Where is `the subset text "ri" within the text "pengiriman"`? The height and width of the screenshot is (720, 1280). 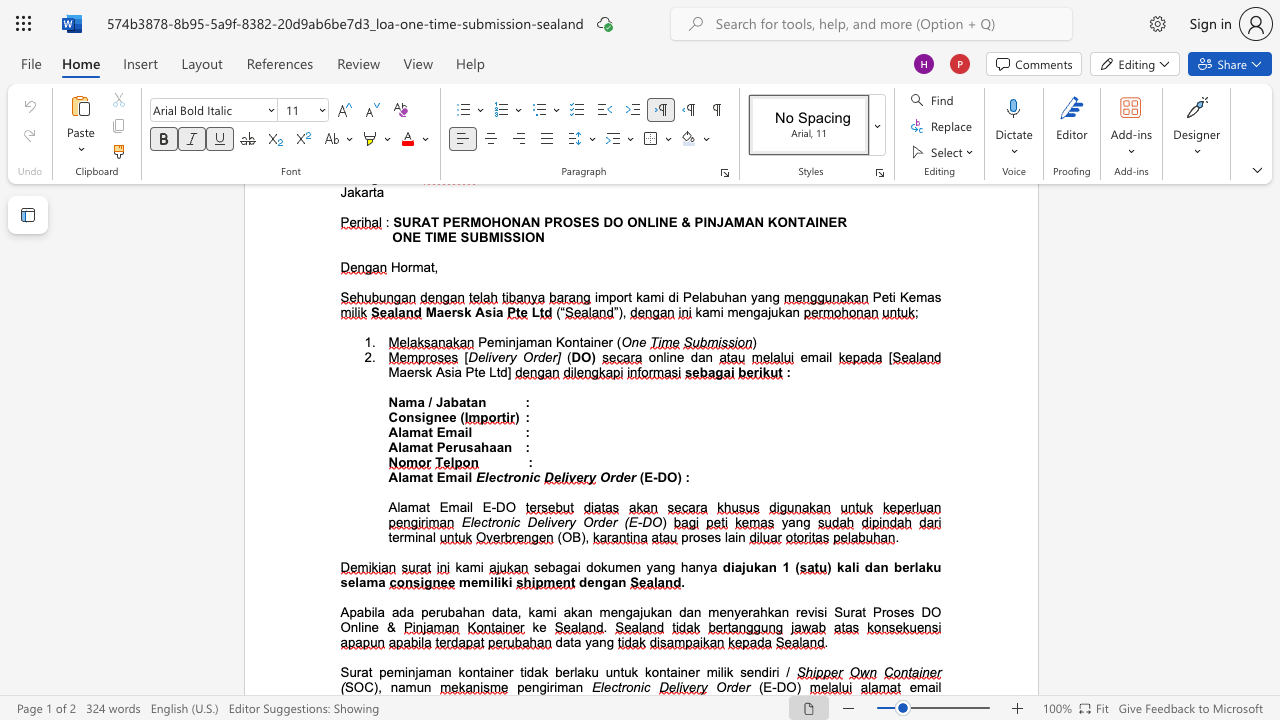
the subset text "ri" within the text "pengiriman" is located at coordinates (549, 686).